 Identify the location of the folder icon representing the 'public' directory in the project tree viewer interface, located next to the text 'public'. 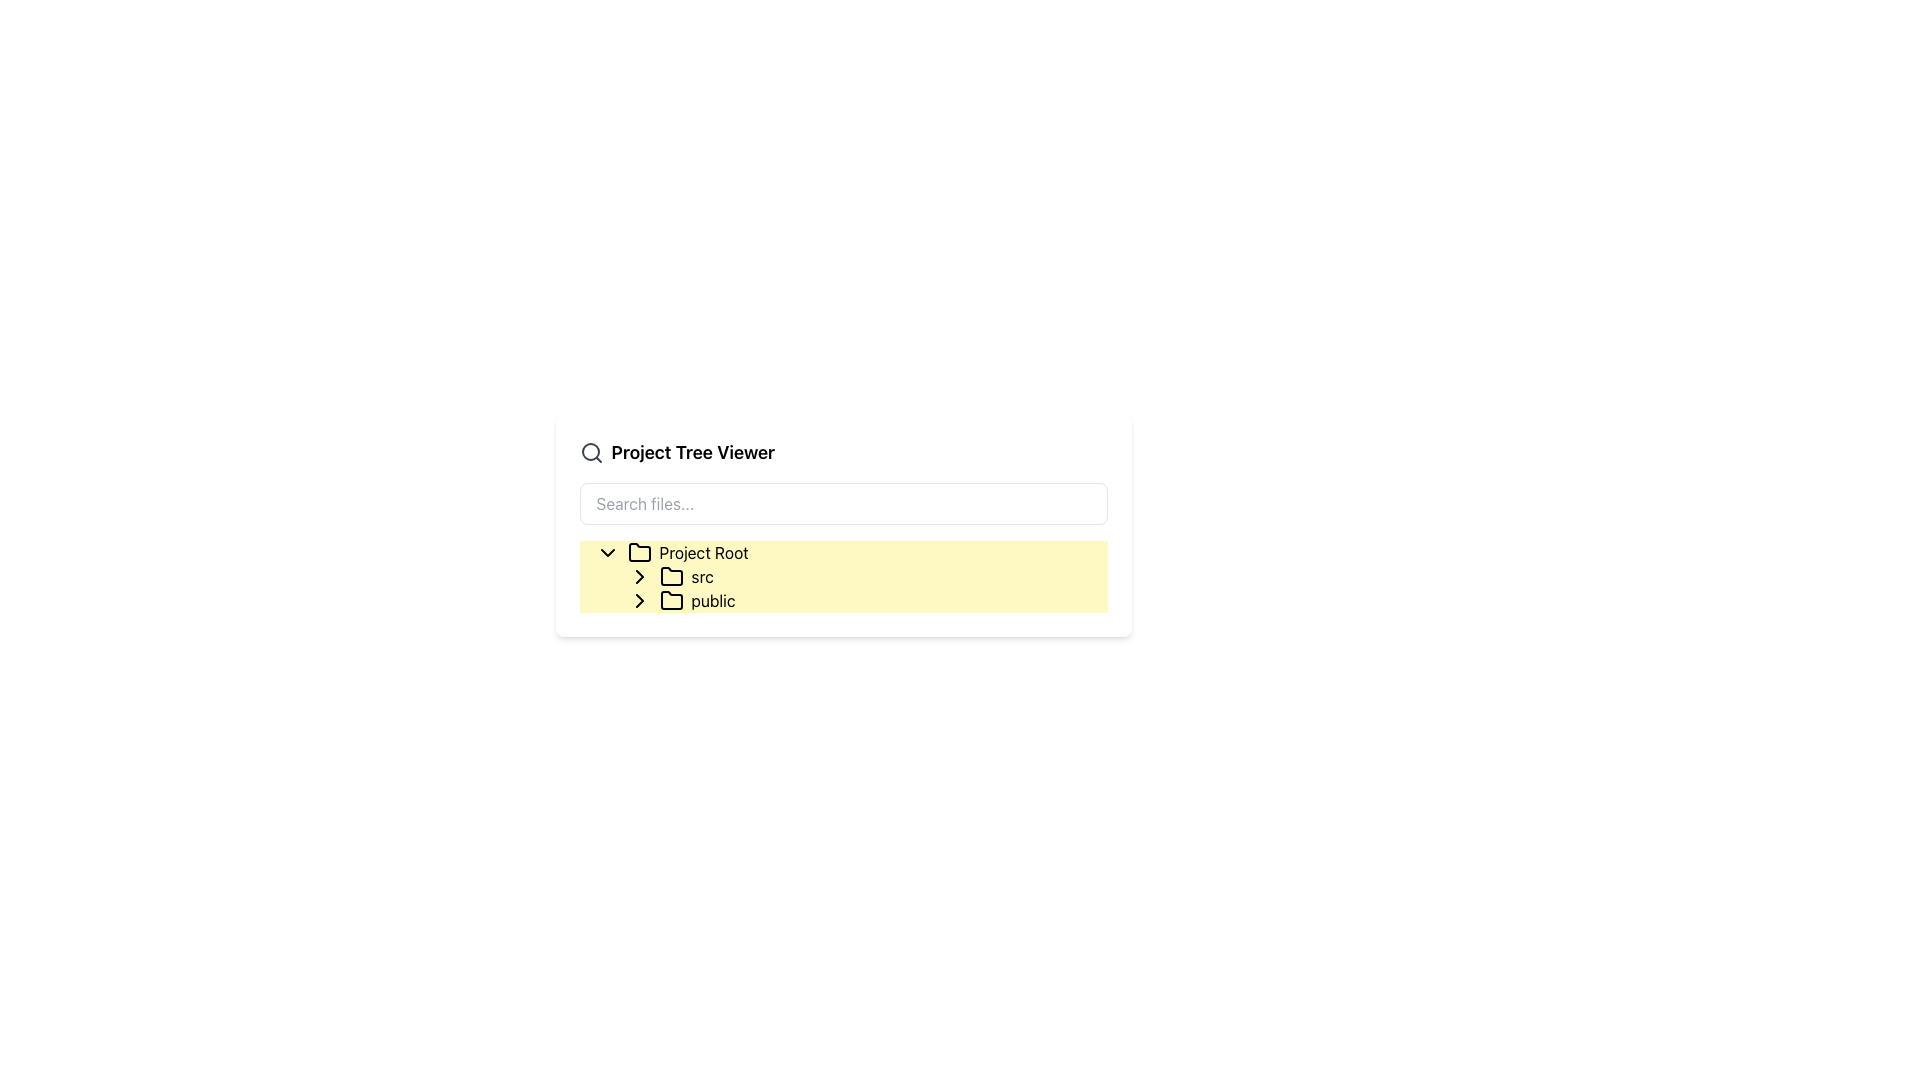
(671, 600).